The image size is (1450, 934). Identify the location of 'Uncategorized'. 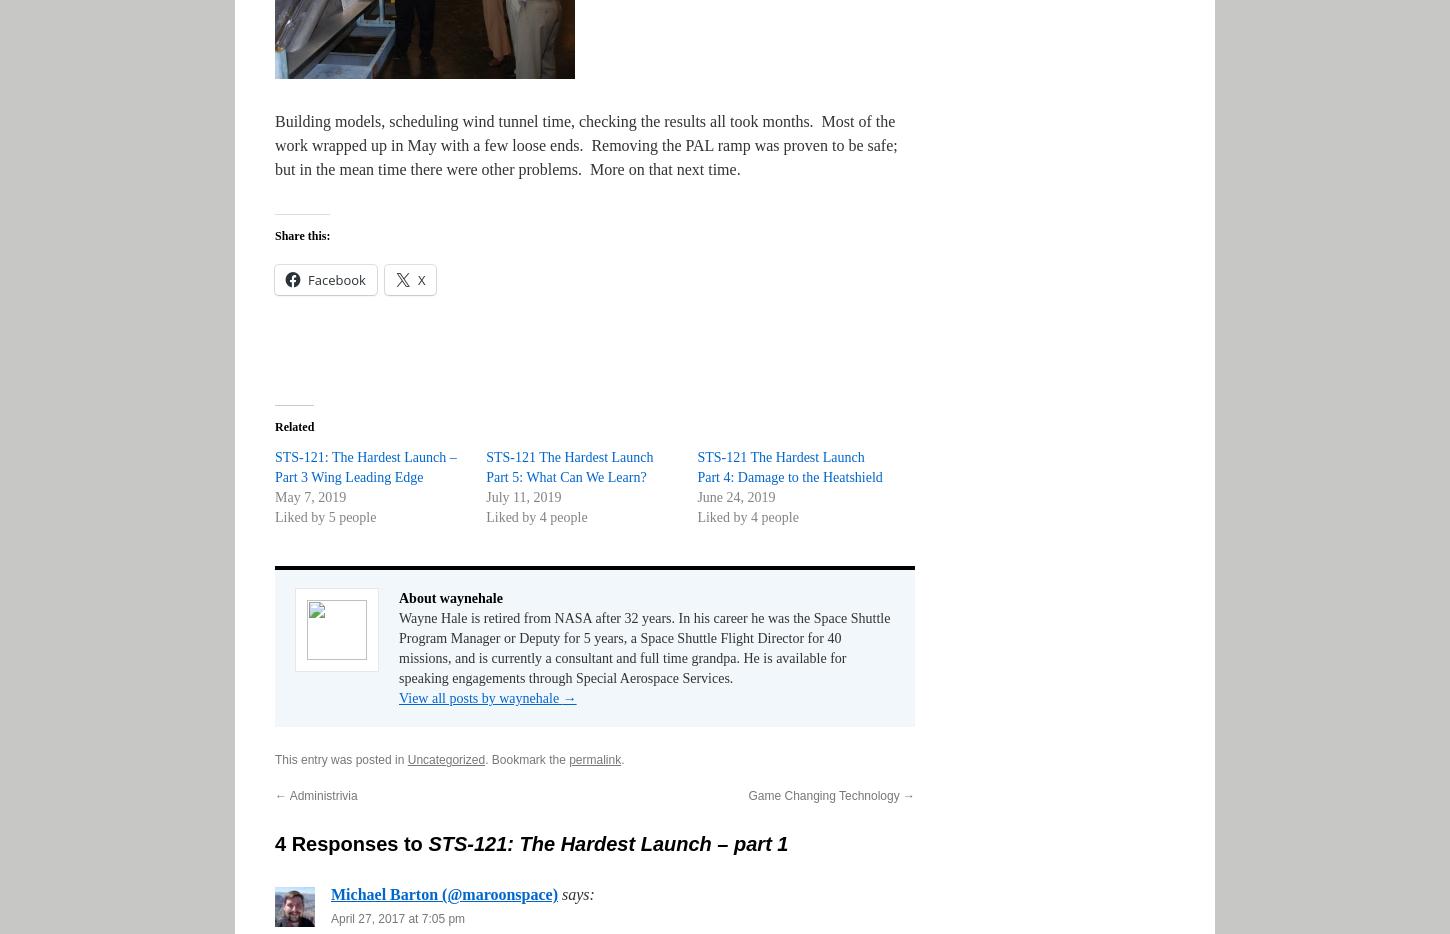
(445, 758).